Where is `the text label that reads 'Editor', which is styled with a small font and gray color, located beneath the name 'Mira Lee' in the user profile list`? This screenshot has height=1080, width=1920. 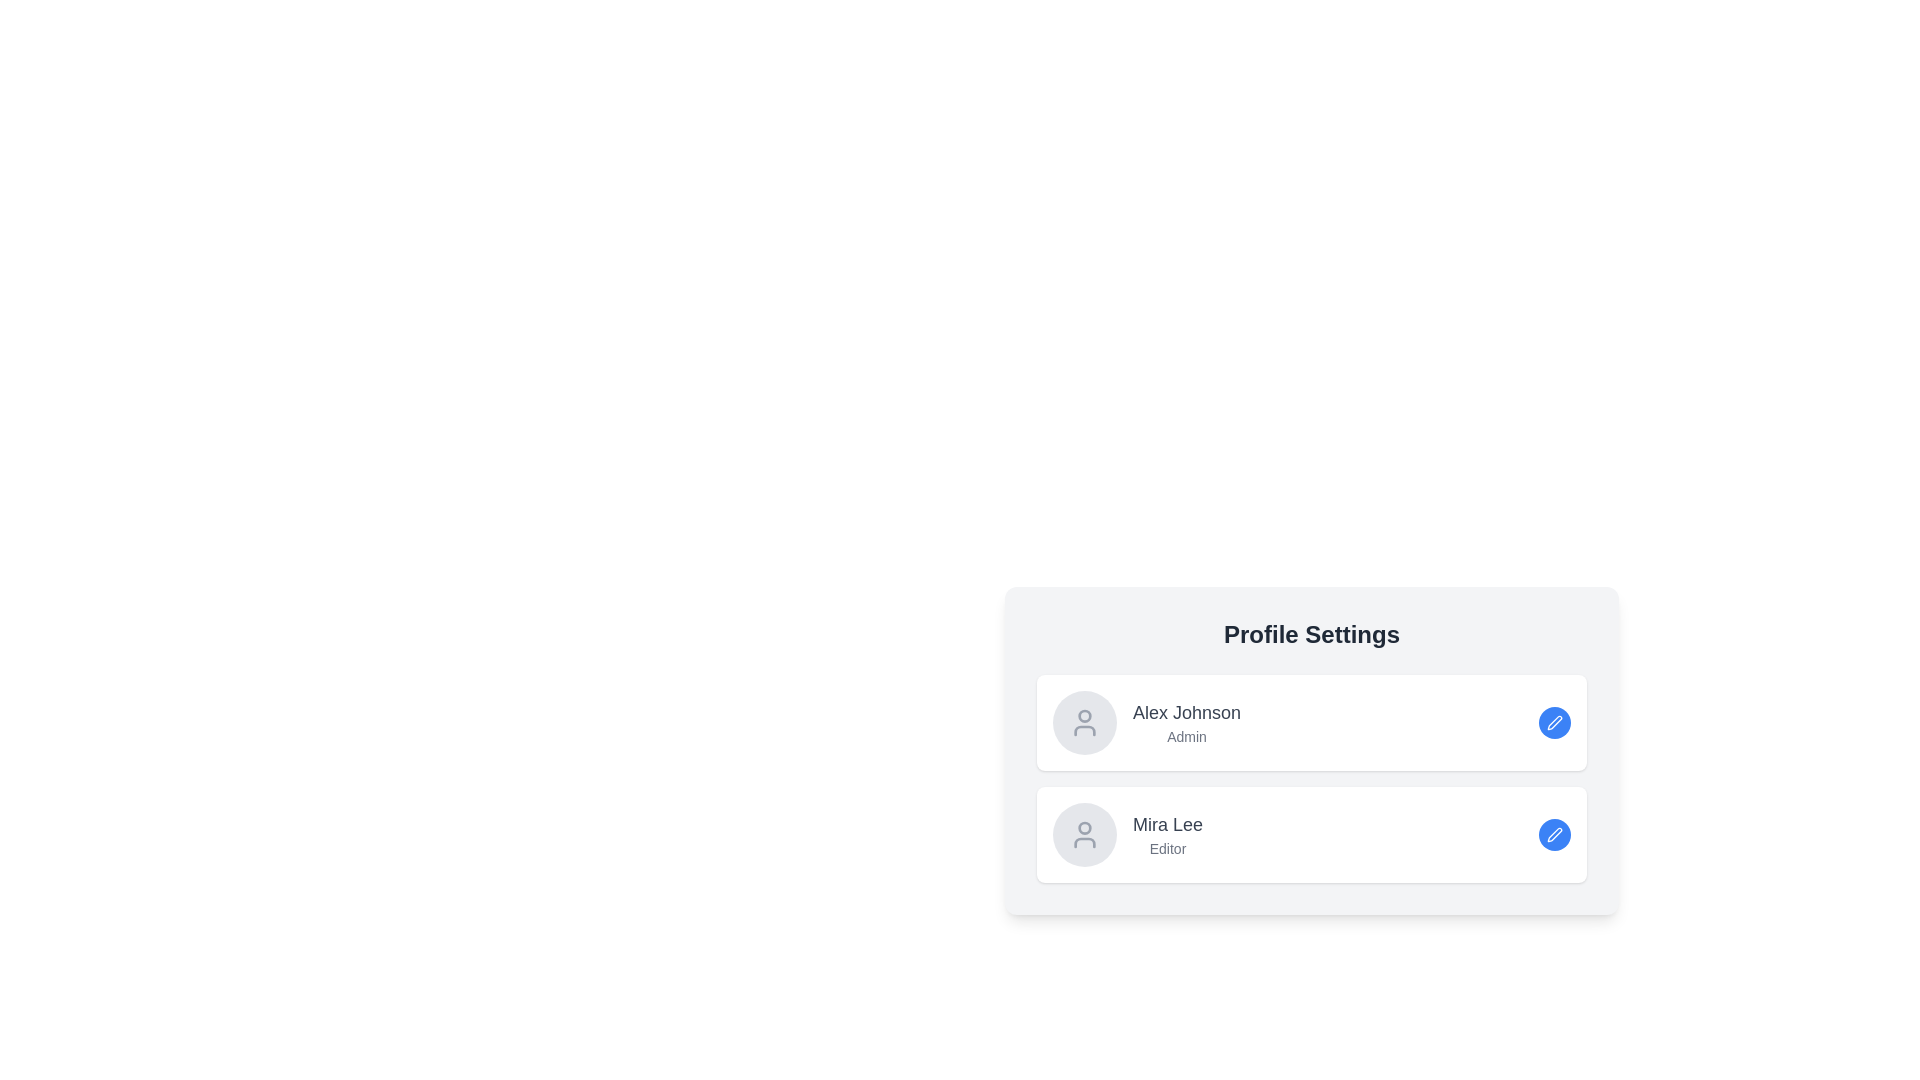
the text label that reads 'Editor', which is styled with a small font and gray color, located beneath the name 'Mira Lee' in the user profile list is located at coordinates (1167, 848).